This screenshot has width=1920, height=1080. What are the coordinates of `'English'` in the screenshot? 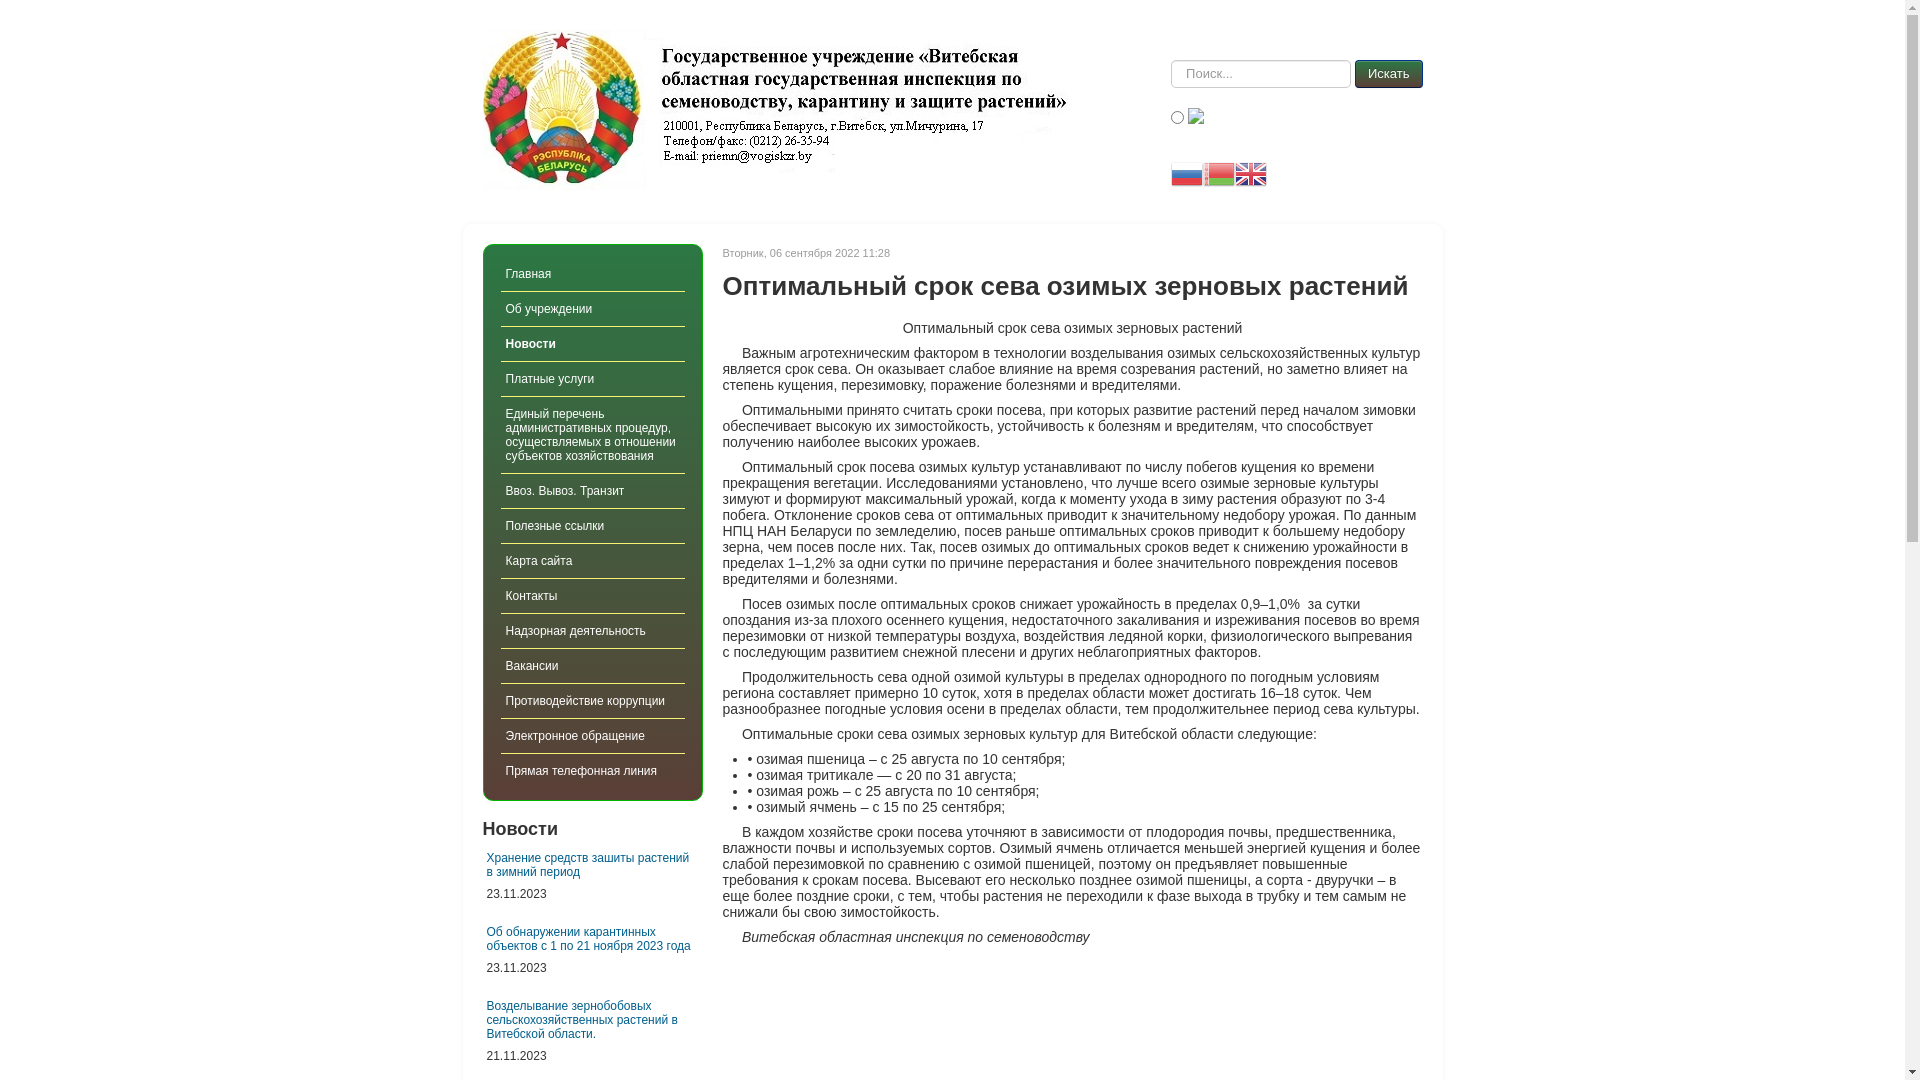 It's located at (1233, 172).